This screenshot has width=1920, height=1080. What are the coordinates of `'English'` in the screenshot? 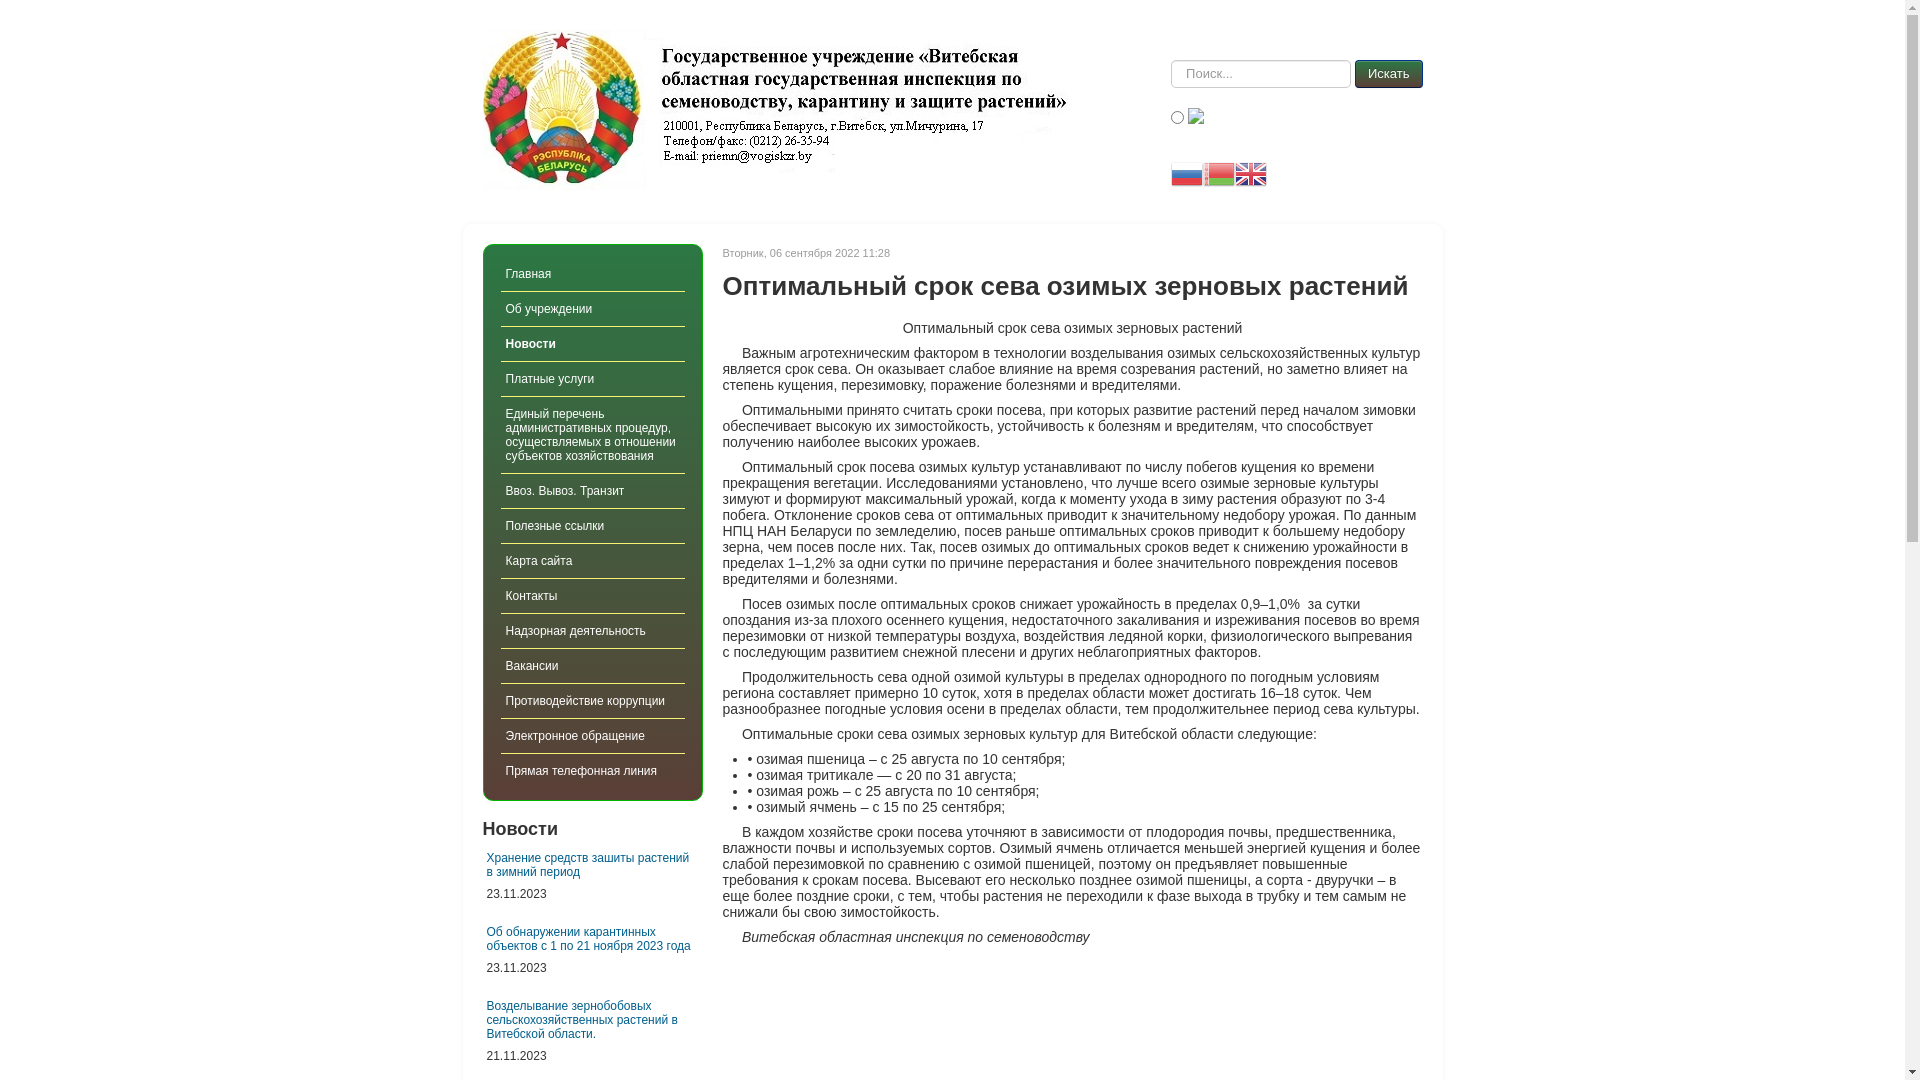 It's located at (1233, 172).